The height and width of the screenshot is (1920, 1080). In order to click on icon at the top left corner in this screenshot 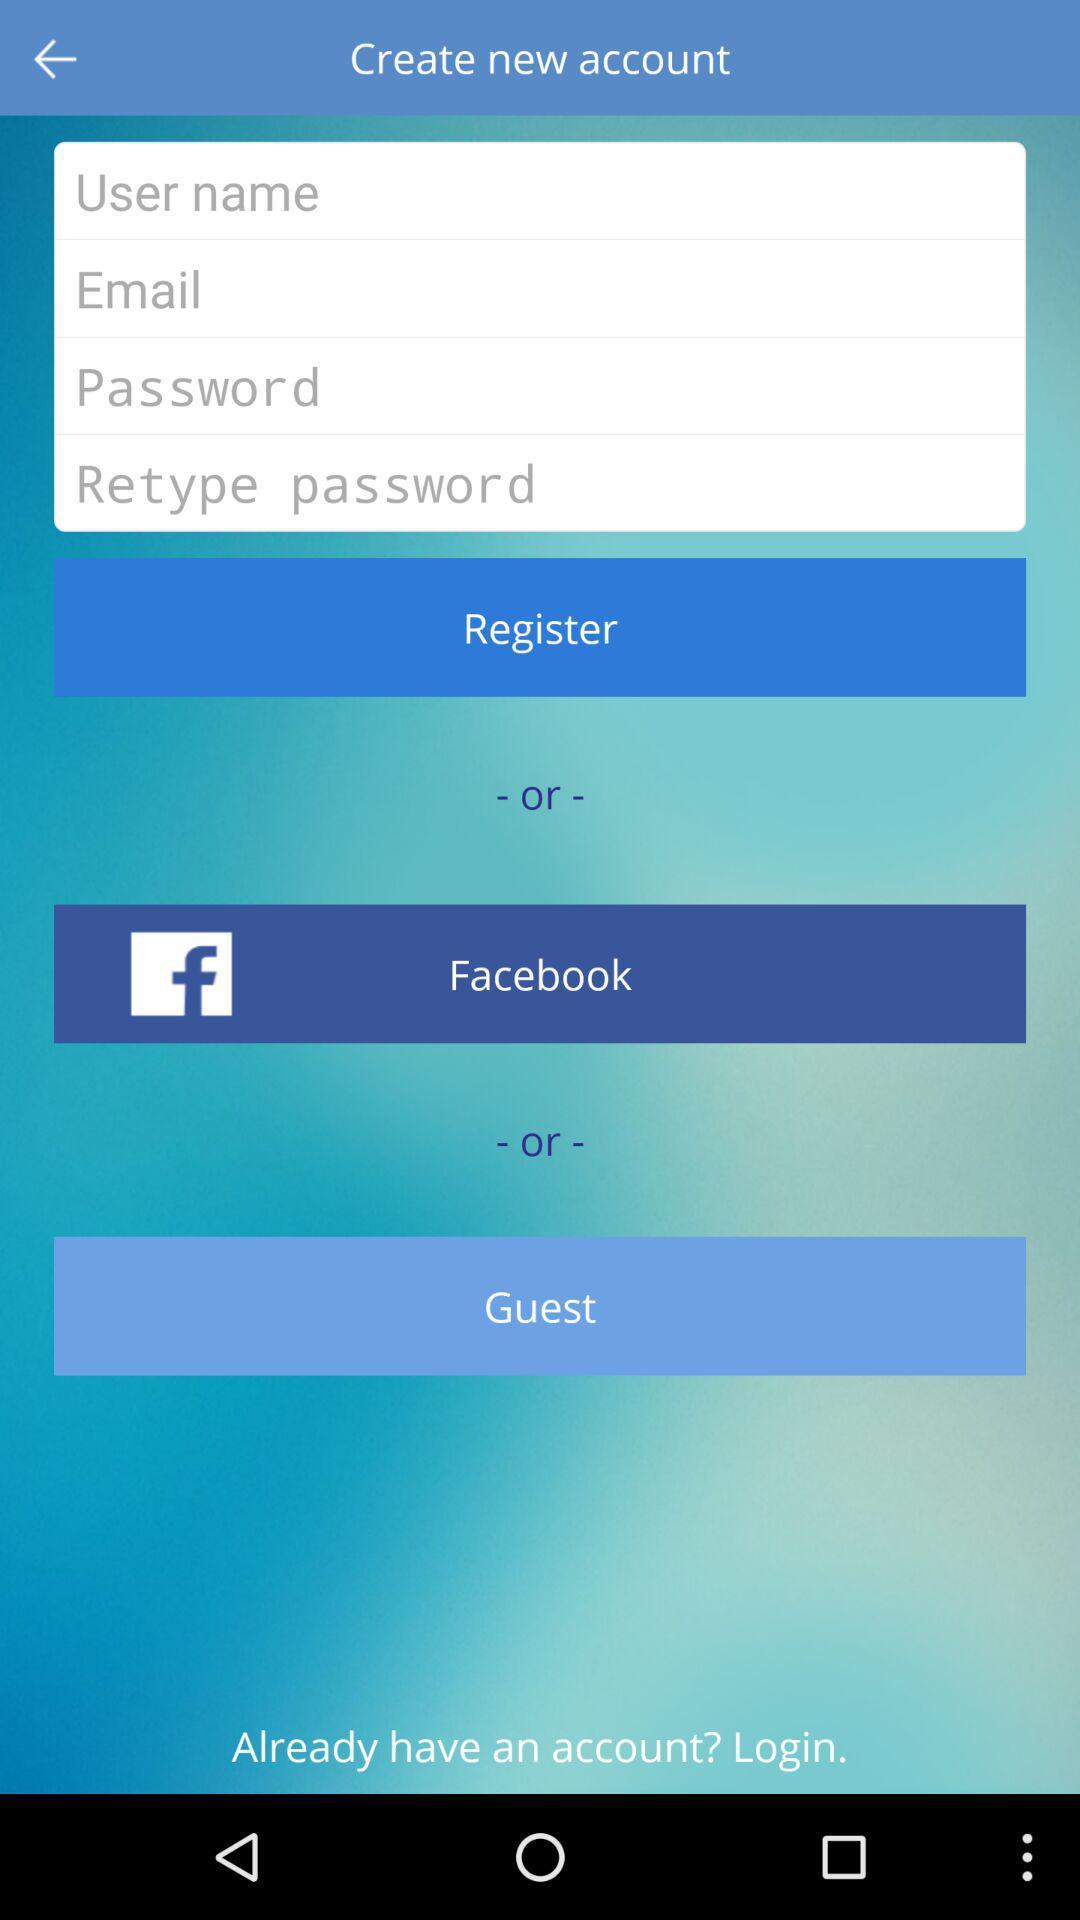, I will do `click(56, 57)`.